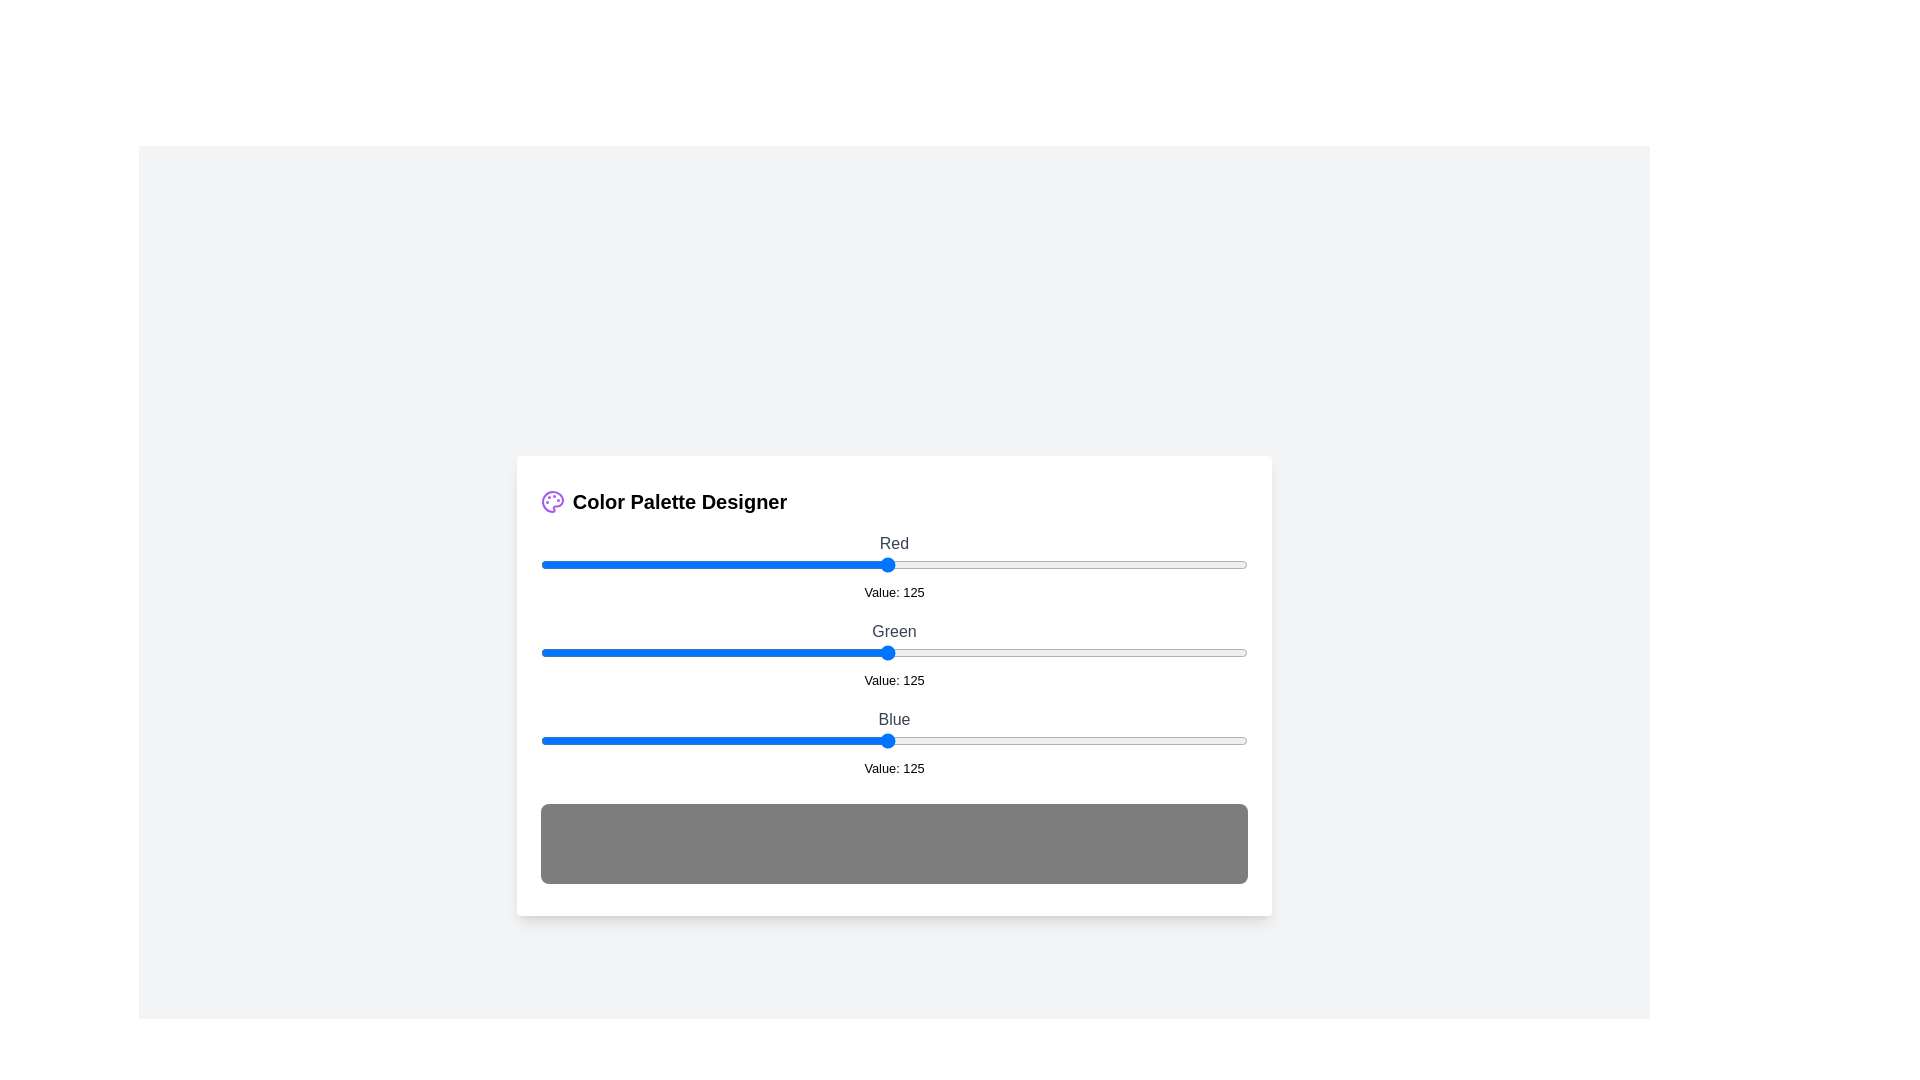 This screenshot has height=1080, width=1920. What do you see at coordinates (1173, 564) in the screenshot?
I see `the 0 slider to 228 to observe the updated color preview` at bounding box center [1173, 564].